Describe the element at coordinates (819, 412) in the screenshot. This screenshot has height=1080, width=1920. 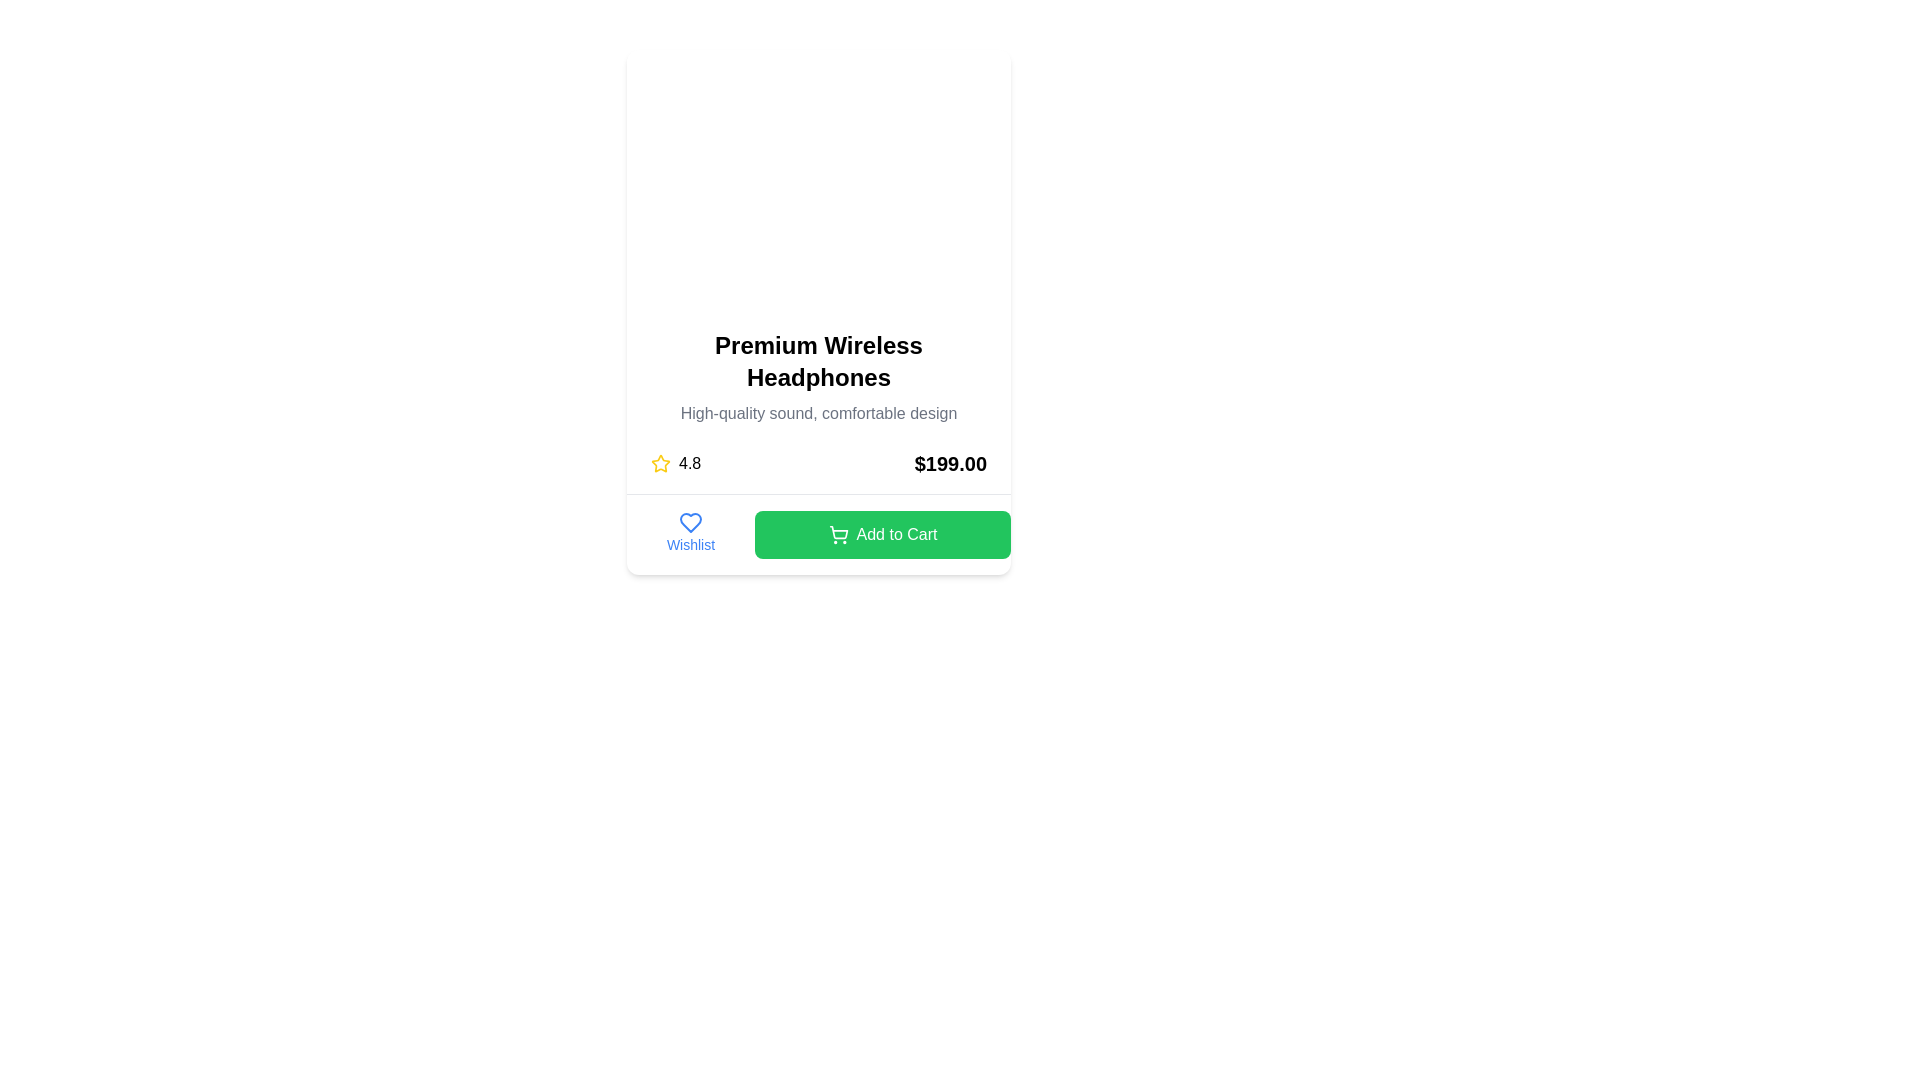
I see `the product description text located below the headline 'Premium Wireless Headphones' in the card layout` at that location.